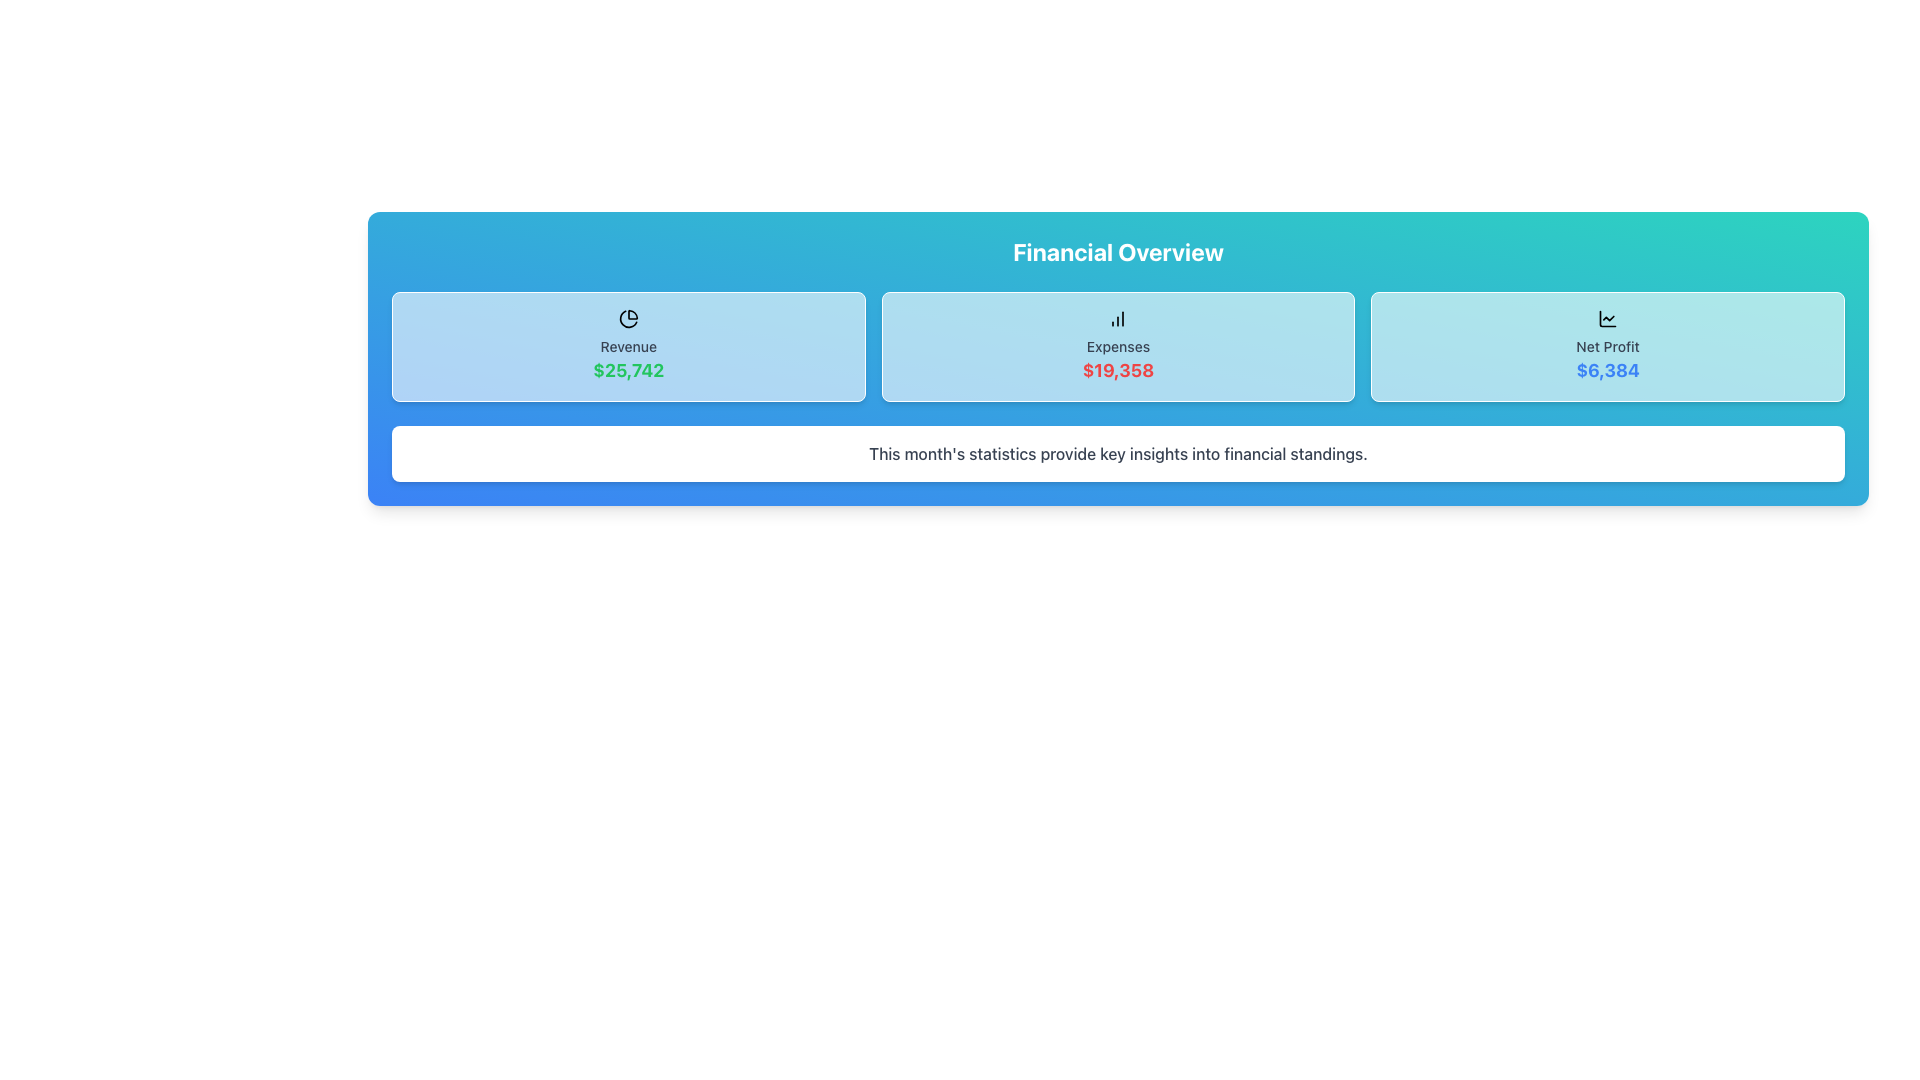 Image resolution: width=1920 pixels, height=1080 pixels. Describe the element at coordinates (627, 318) in the screenshot. I see `the small circular pie-chart icon located at the top of the 'Revenue' card, which is centered horizontally above the 'Revenue' label and numerical value` at that location.